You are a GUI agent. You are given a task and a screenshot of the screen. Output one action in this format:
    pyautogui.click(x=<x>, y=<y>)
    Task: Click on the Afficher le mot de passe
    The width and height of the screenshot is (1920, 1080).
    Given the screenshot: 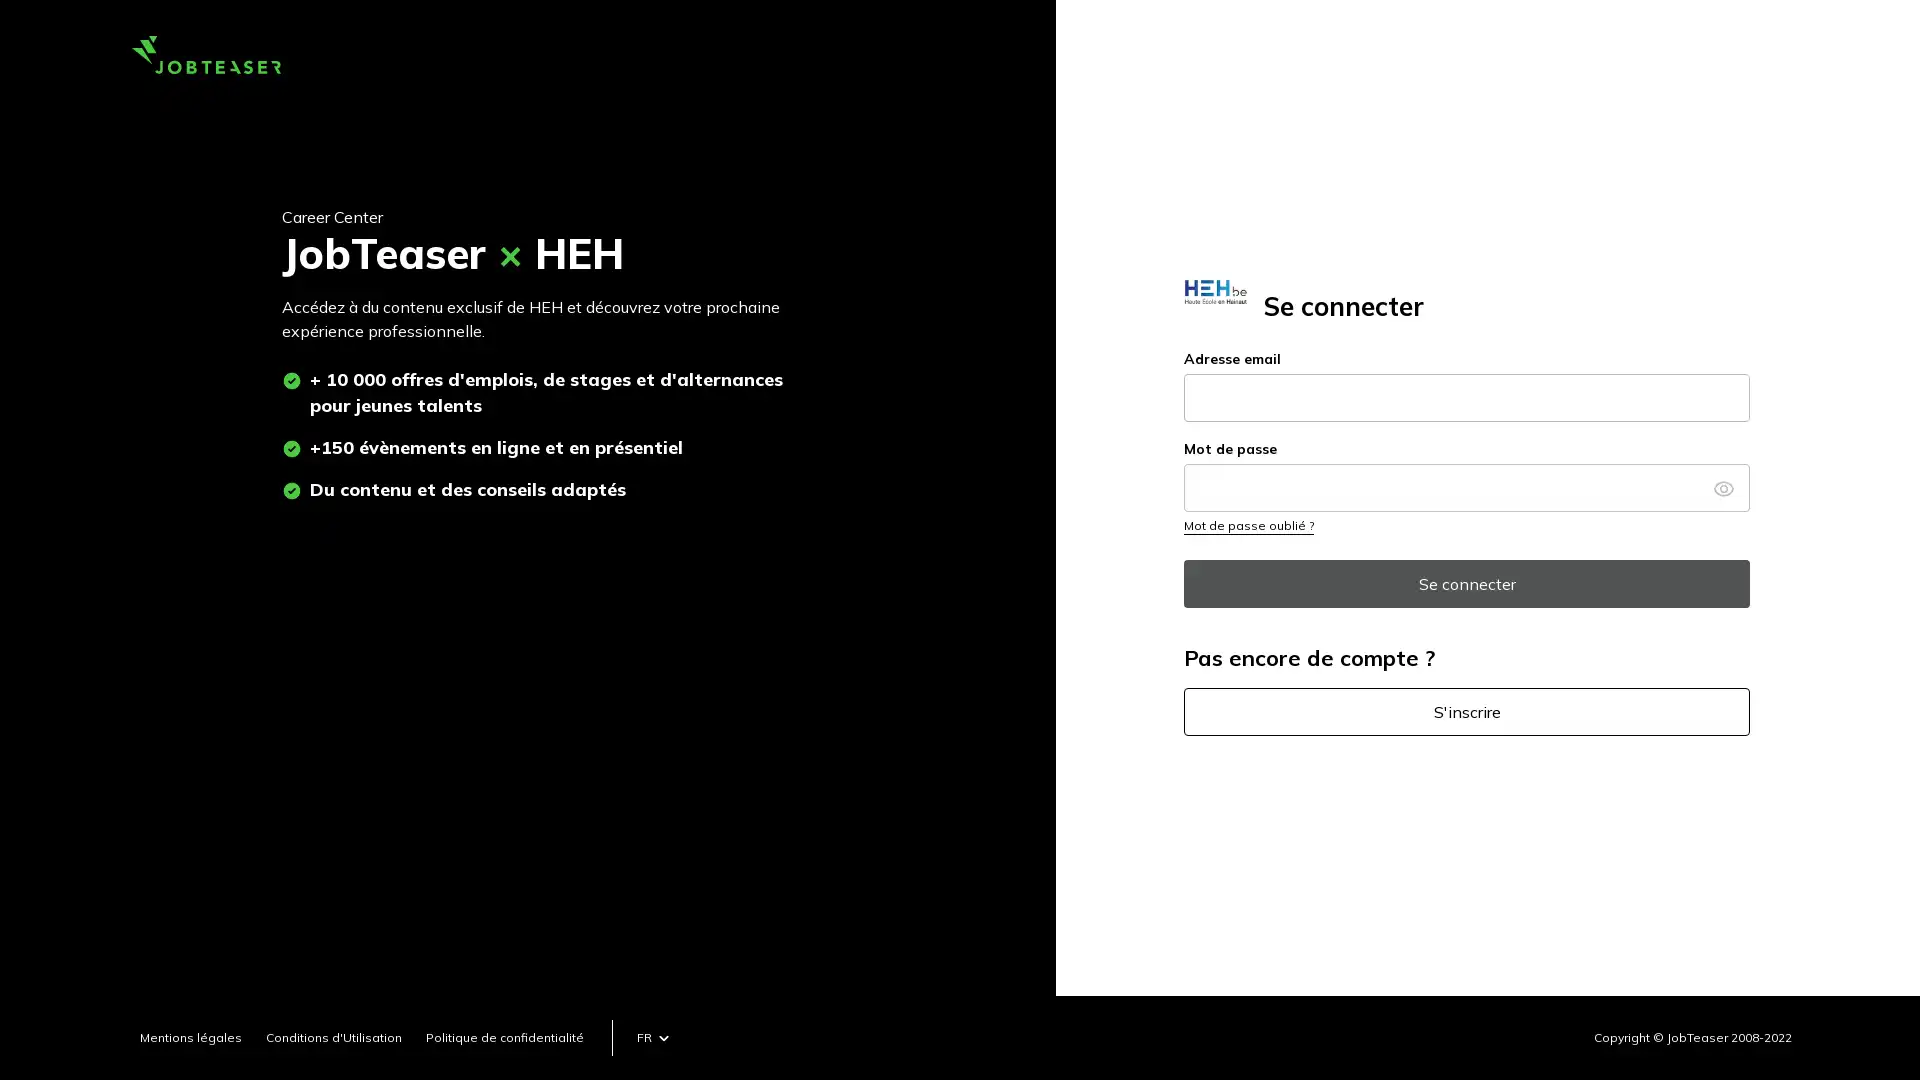 What is the action you would take?
    pyautogui.click(x=1722, y=486)
    